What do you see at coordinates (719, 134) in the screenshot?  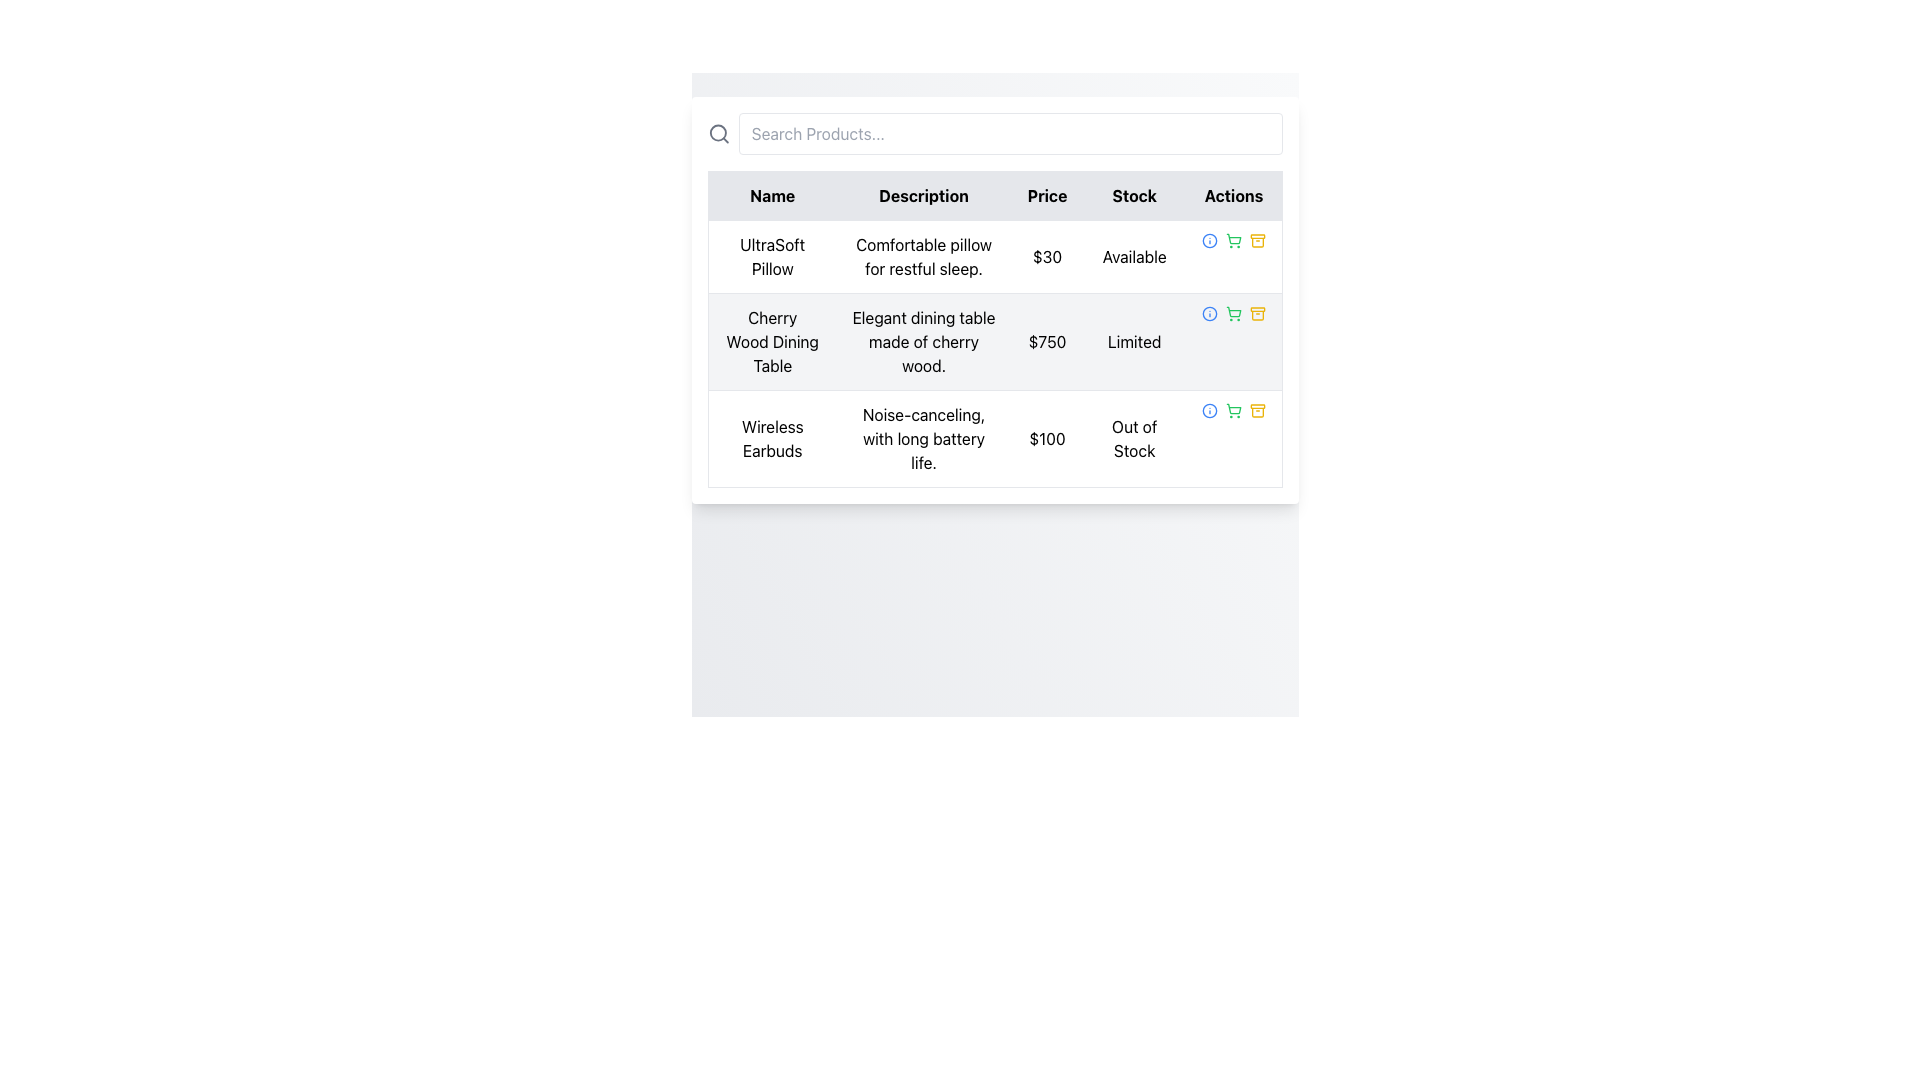 I see `the magnifying glass icon representing the search feature, which is positioned to the left of the search text input field` at bounding box center [719, 134].